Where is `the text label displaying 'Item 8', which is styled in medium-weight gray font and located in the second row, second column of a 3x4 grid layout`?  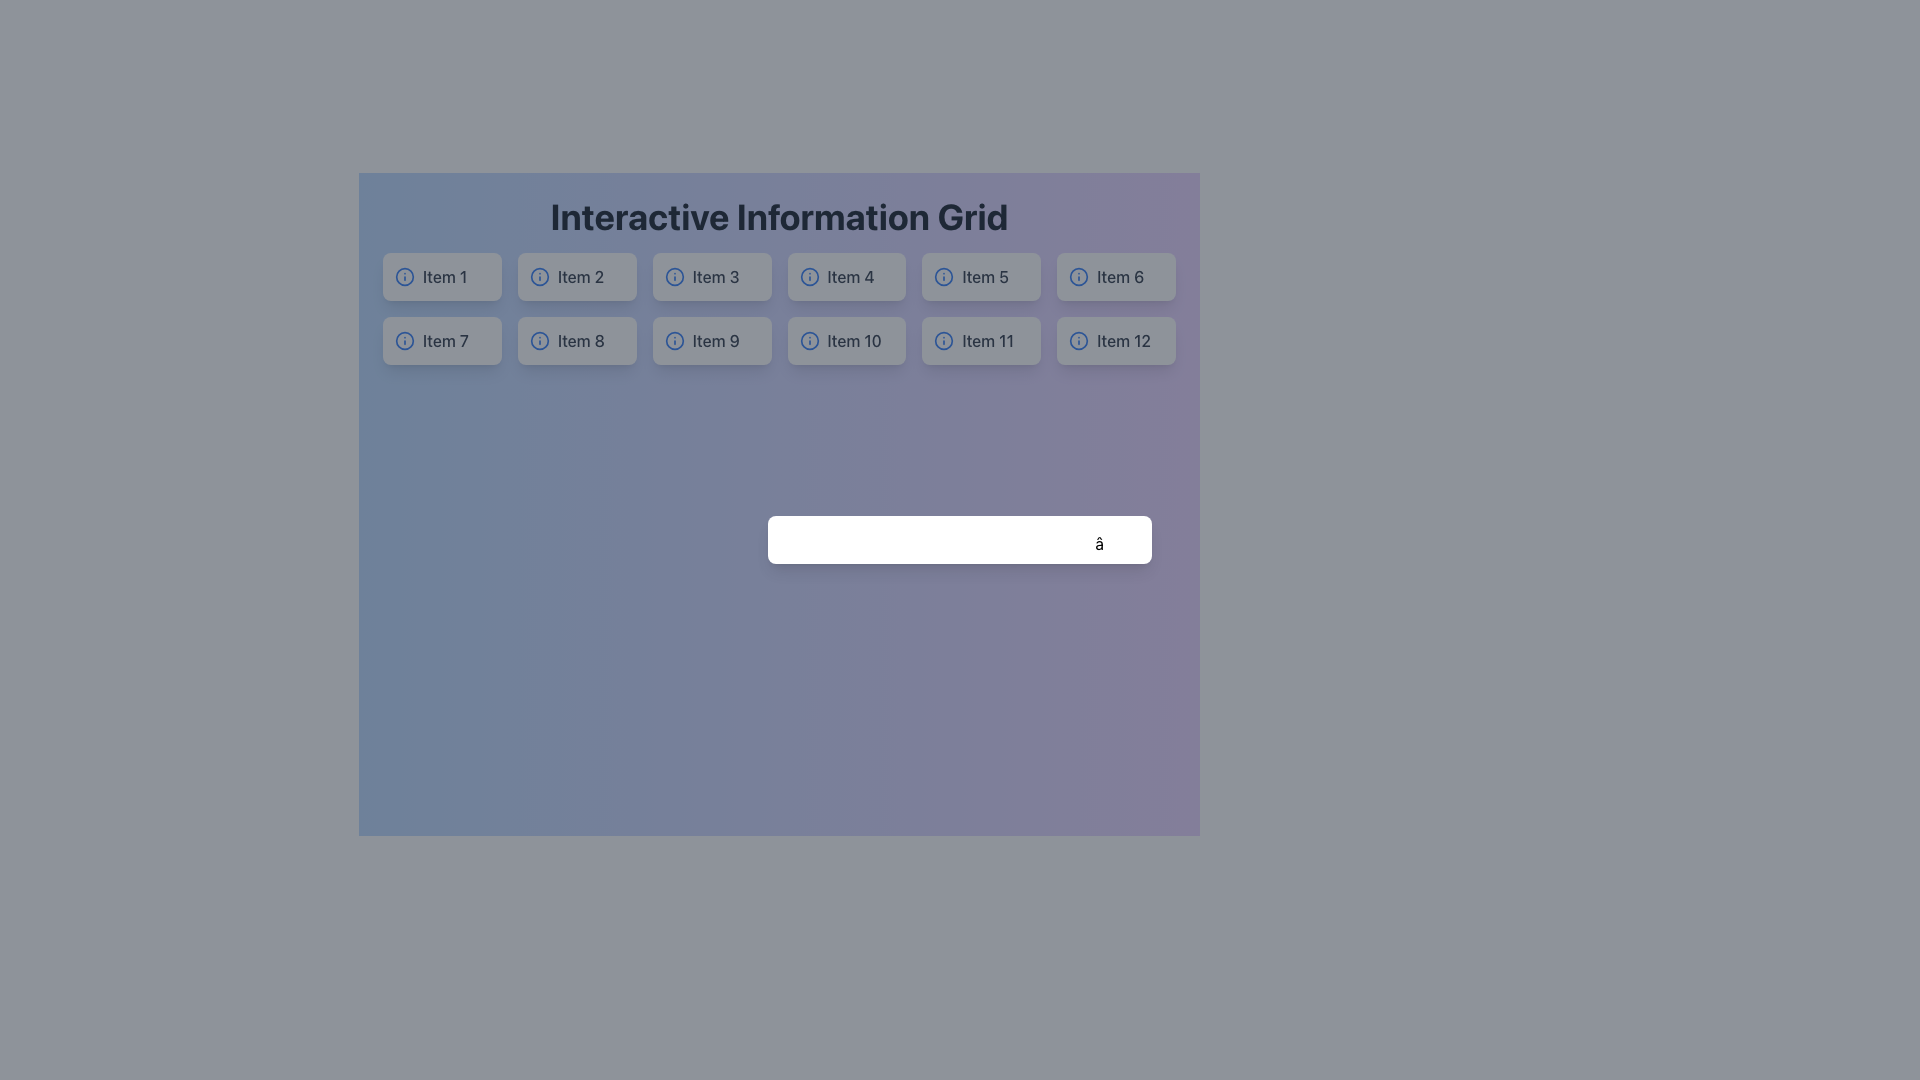
the text label displaying 'Item 8', which is styled in medium-weight gray font and located in the second row, second column of a 3x4 grid layout is located at coordinates (580, 339).